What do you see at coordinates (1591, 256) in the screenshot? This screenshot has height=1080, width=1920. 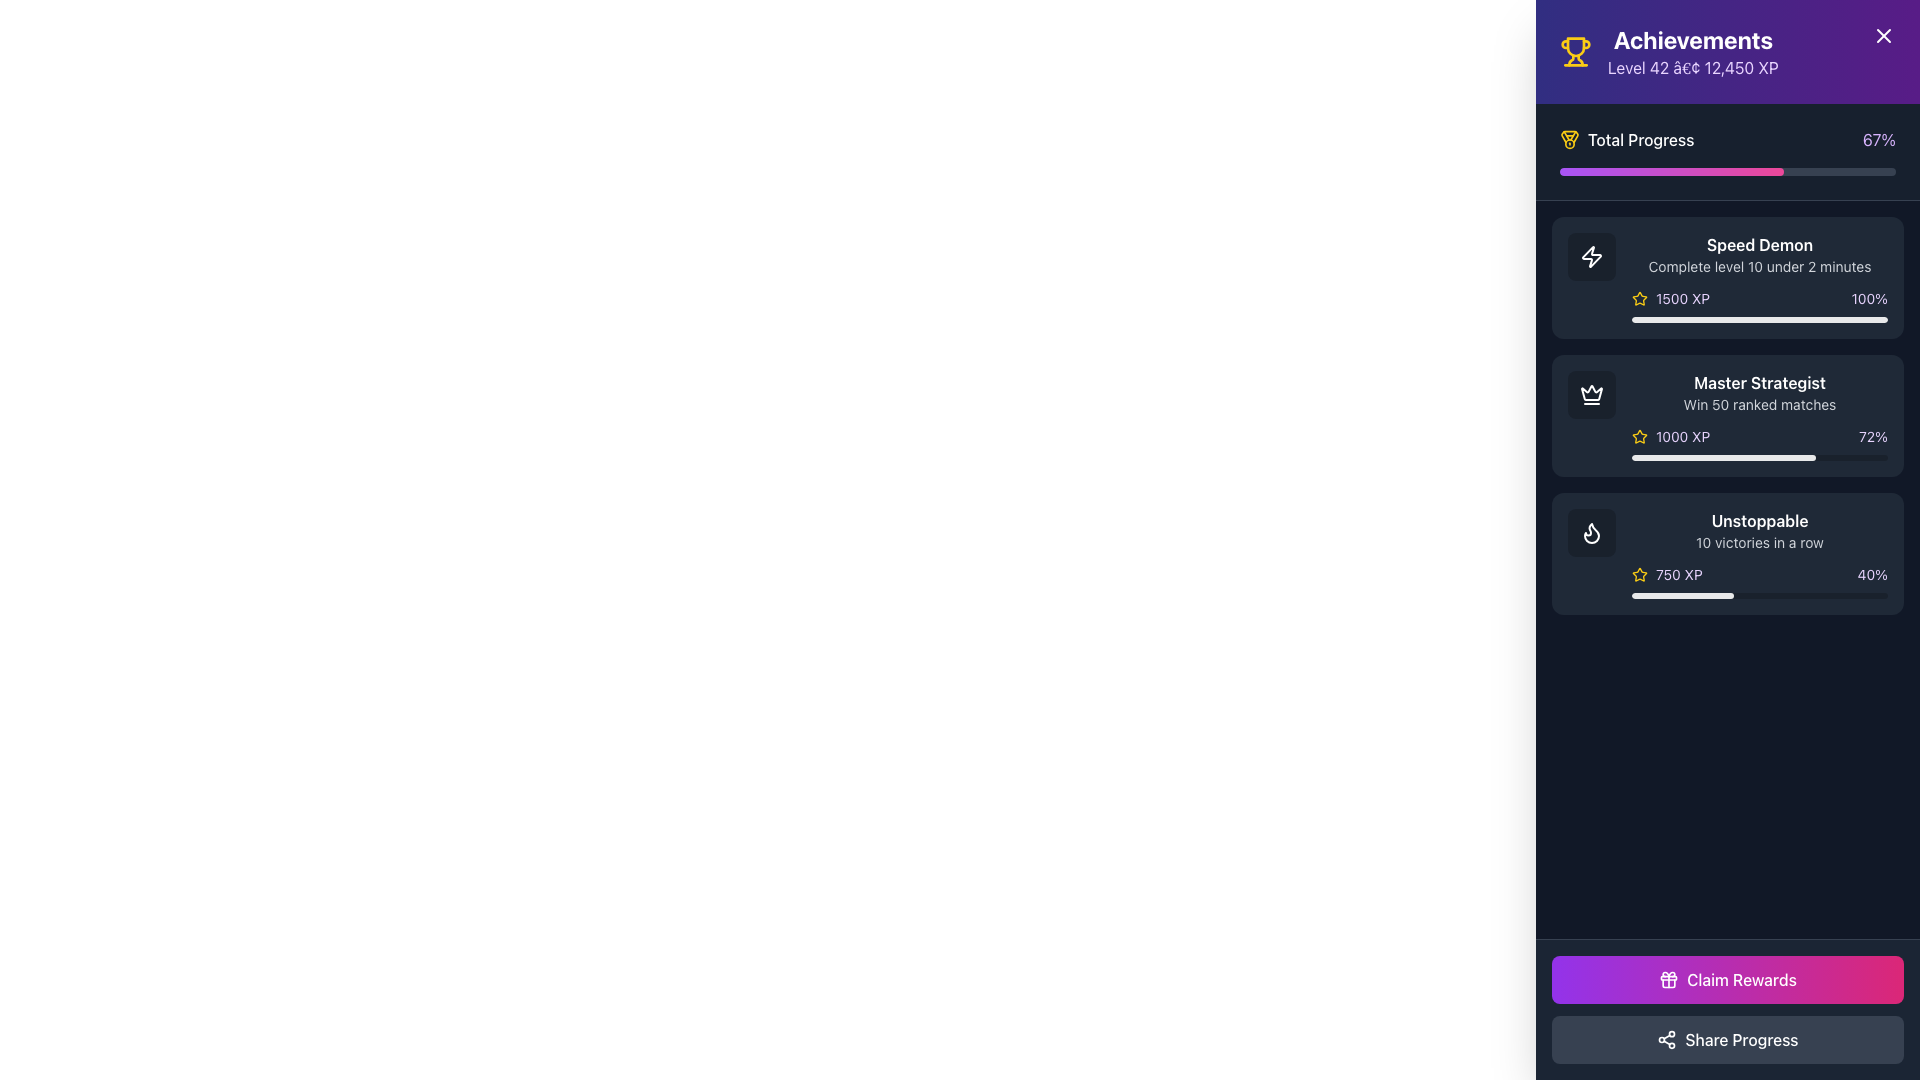 I see `the rounded rectangular icon with a dark background and a white lightning bolt symbol, which is the first icon under 'Speed Demon' in the achievements list` at bounding box center [1591, 256].